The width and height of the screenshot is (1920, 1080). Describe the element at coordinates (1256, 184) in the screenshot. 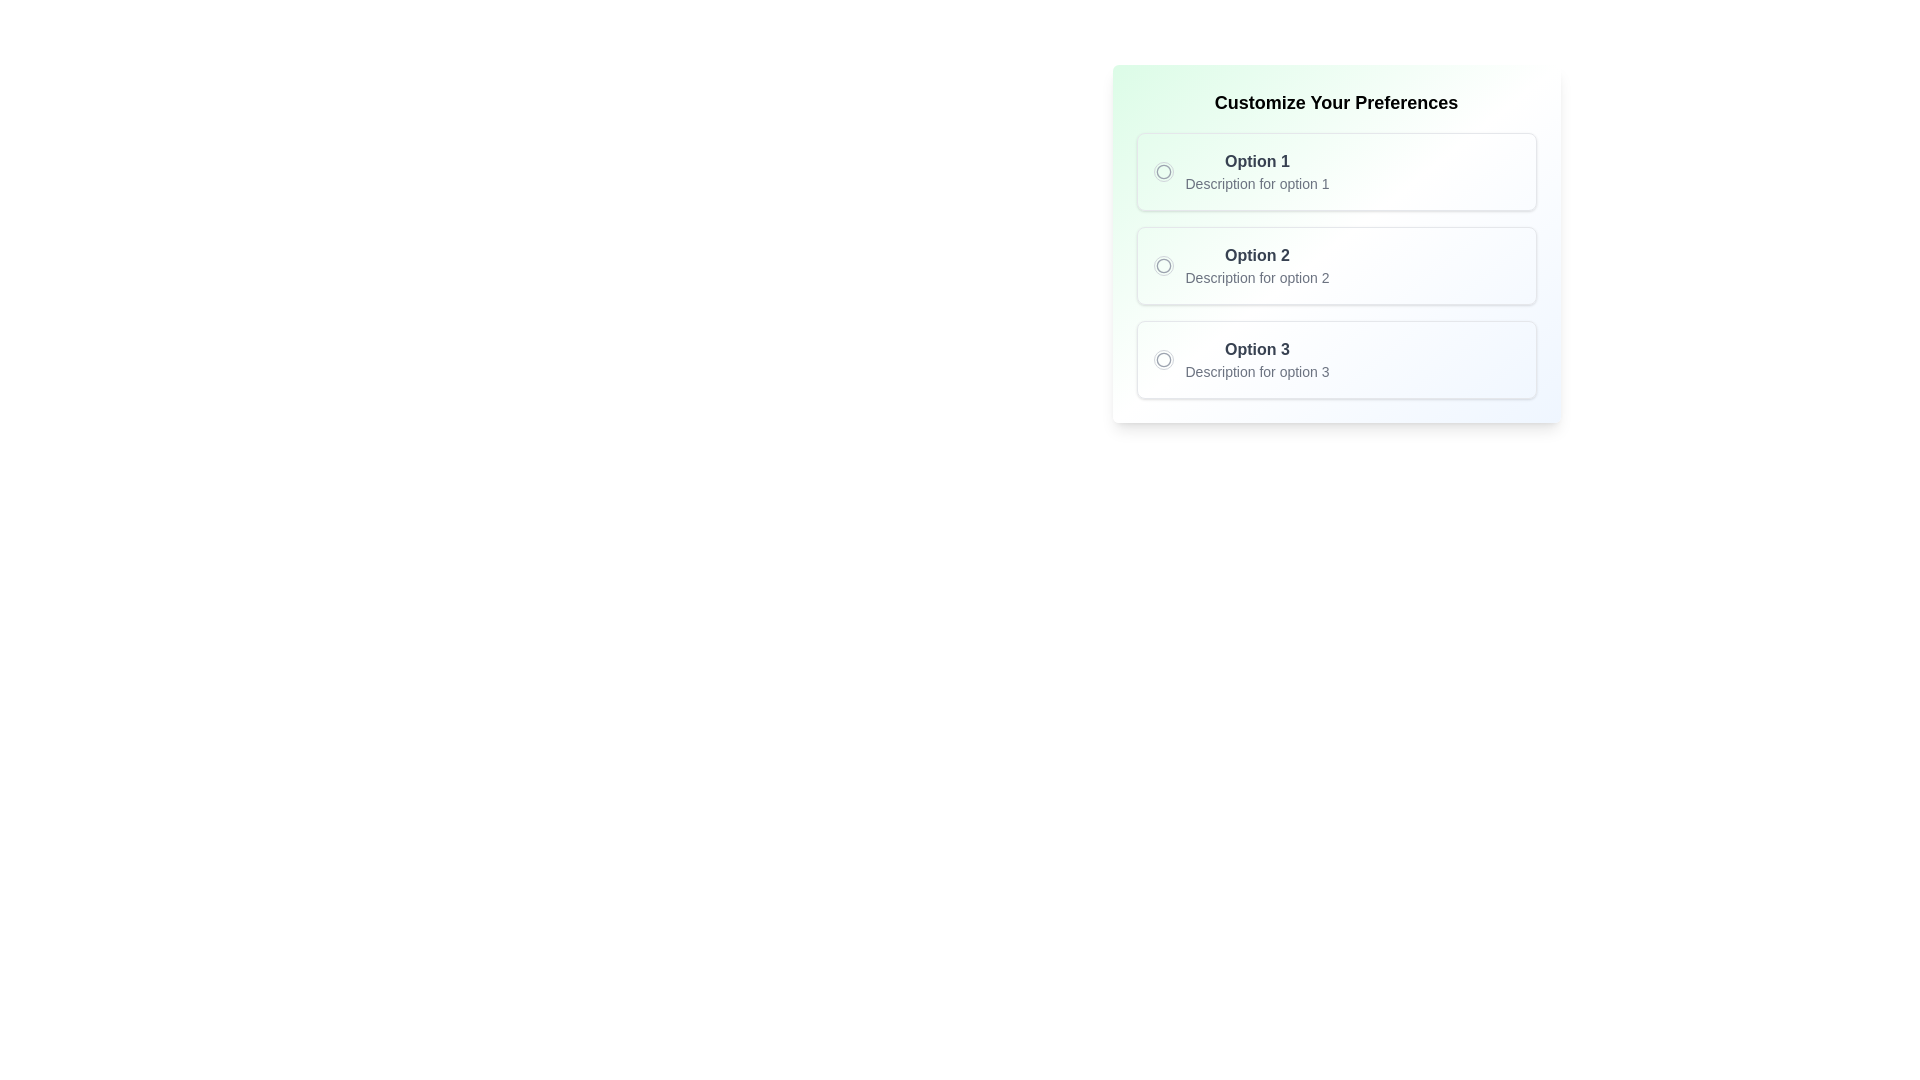

I see `the descriptive text reading 'Description for option 1', which is styled in a smaller gray font and positioned directly below the main label 'Option 1' in a vertically stacked list of options` at that location.